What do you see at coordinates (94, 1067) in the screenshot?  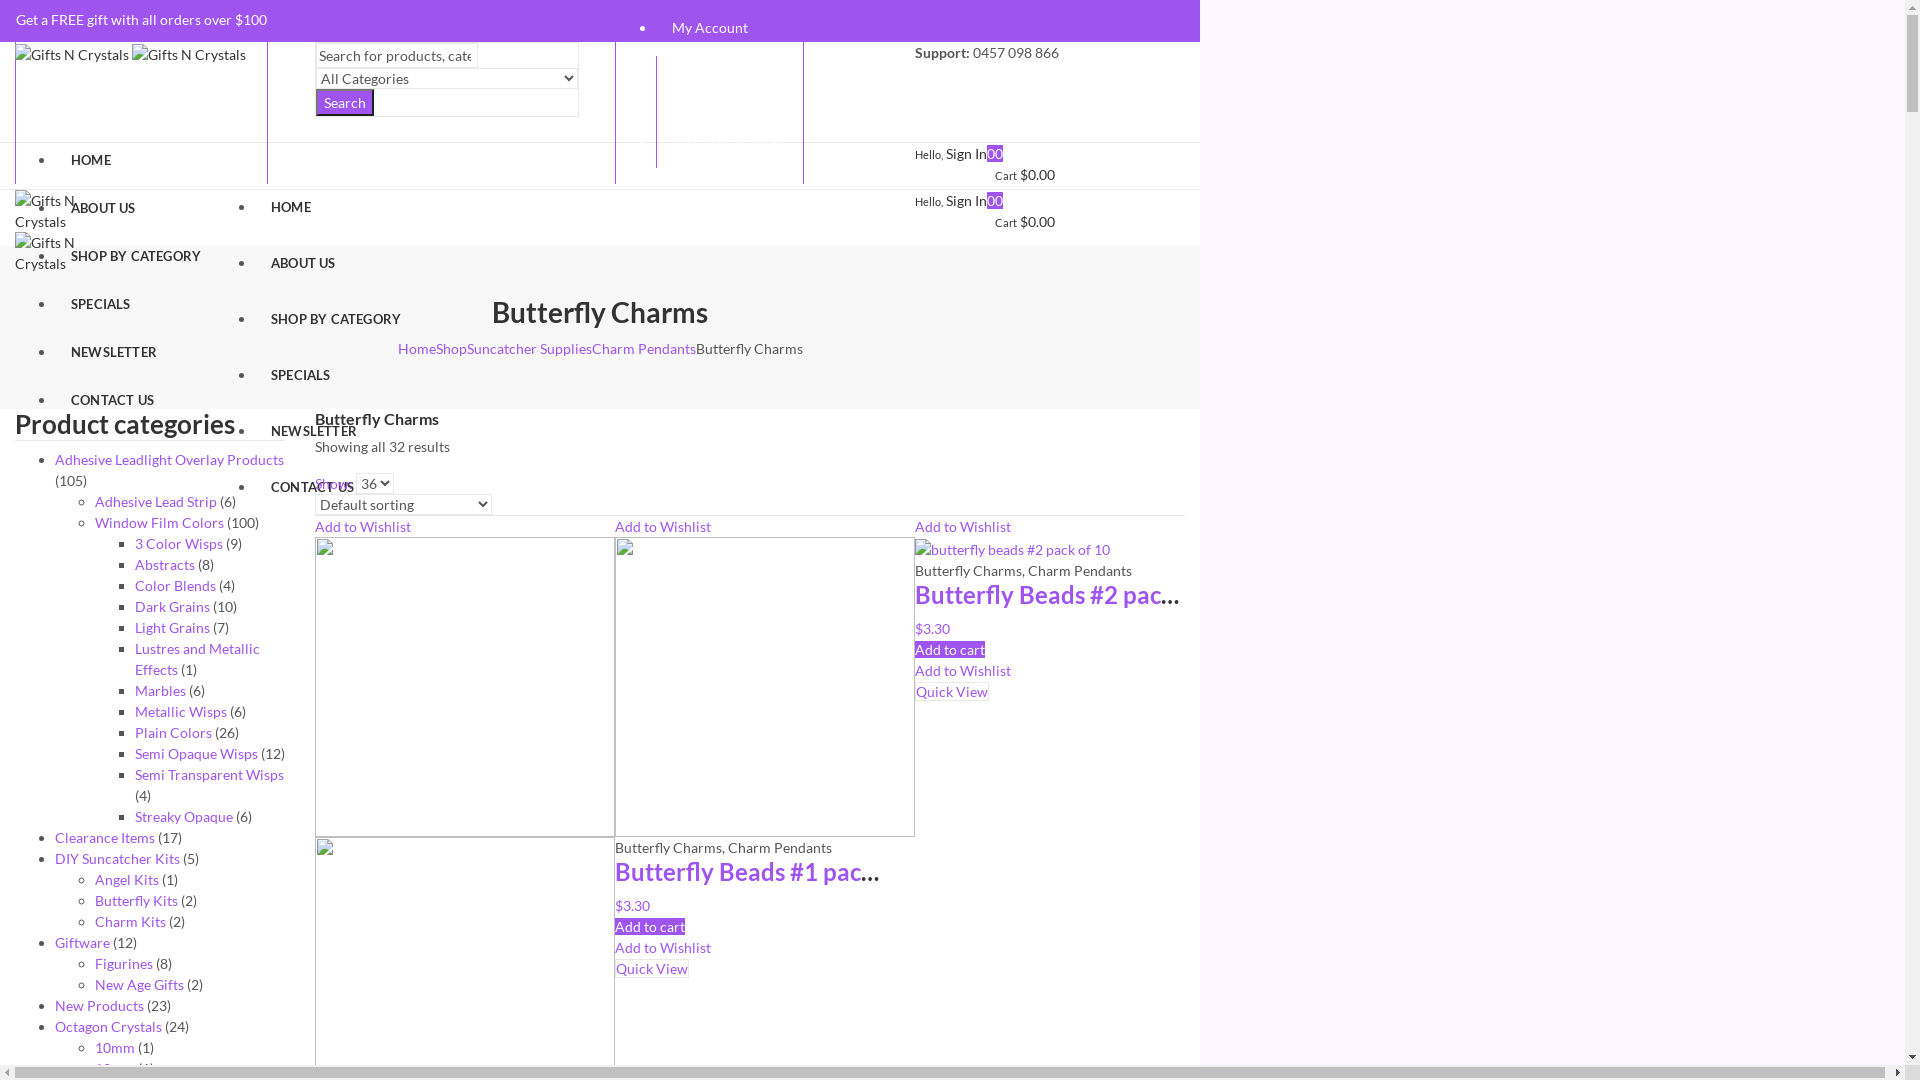 I see `'12mm'` at bounding box center [94, 1067].